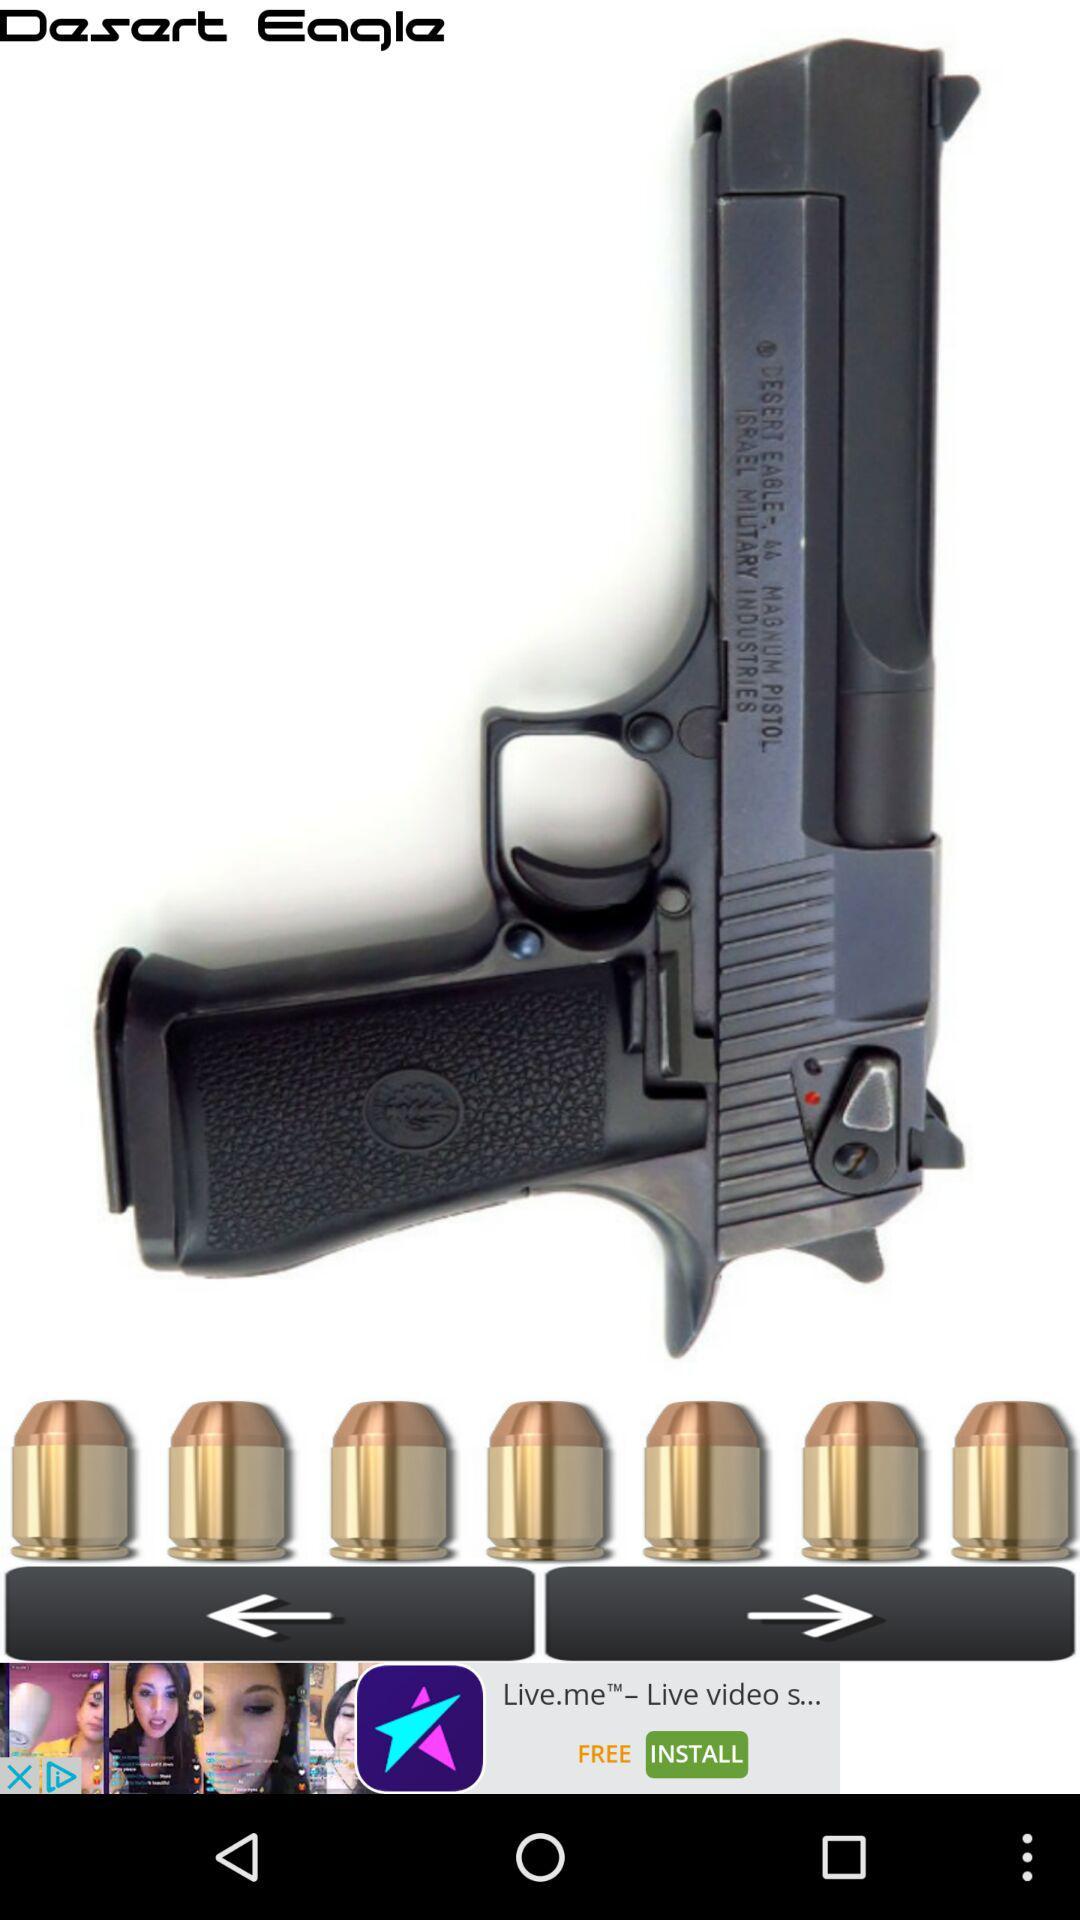  I want to click on switch left arrow option, so click(270, 1613).